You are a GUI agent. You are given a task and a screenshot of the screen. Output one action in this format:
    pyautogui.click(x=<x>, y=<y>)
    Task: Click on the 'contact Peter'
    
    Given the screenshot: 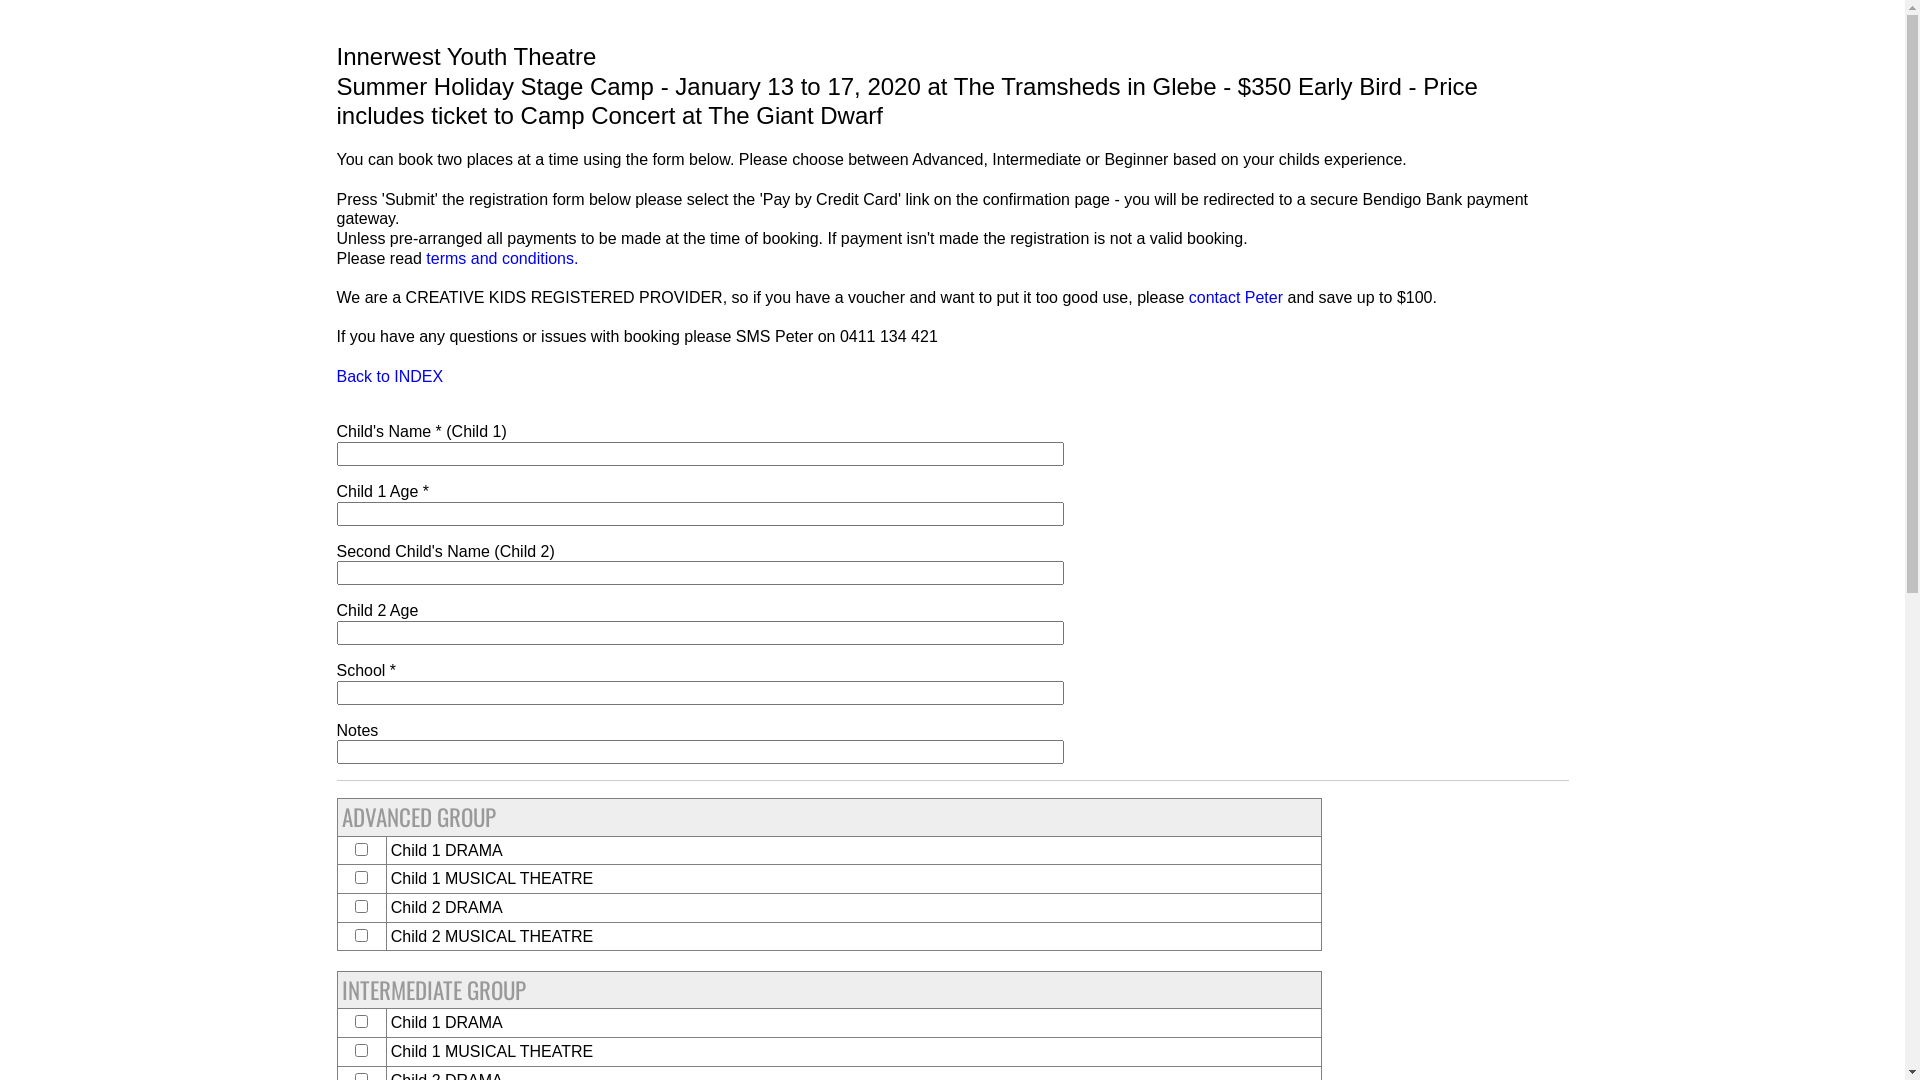 What is the action you would take?
    pyautogui.click(x=1235, y=297)
    